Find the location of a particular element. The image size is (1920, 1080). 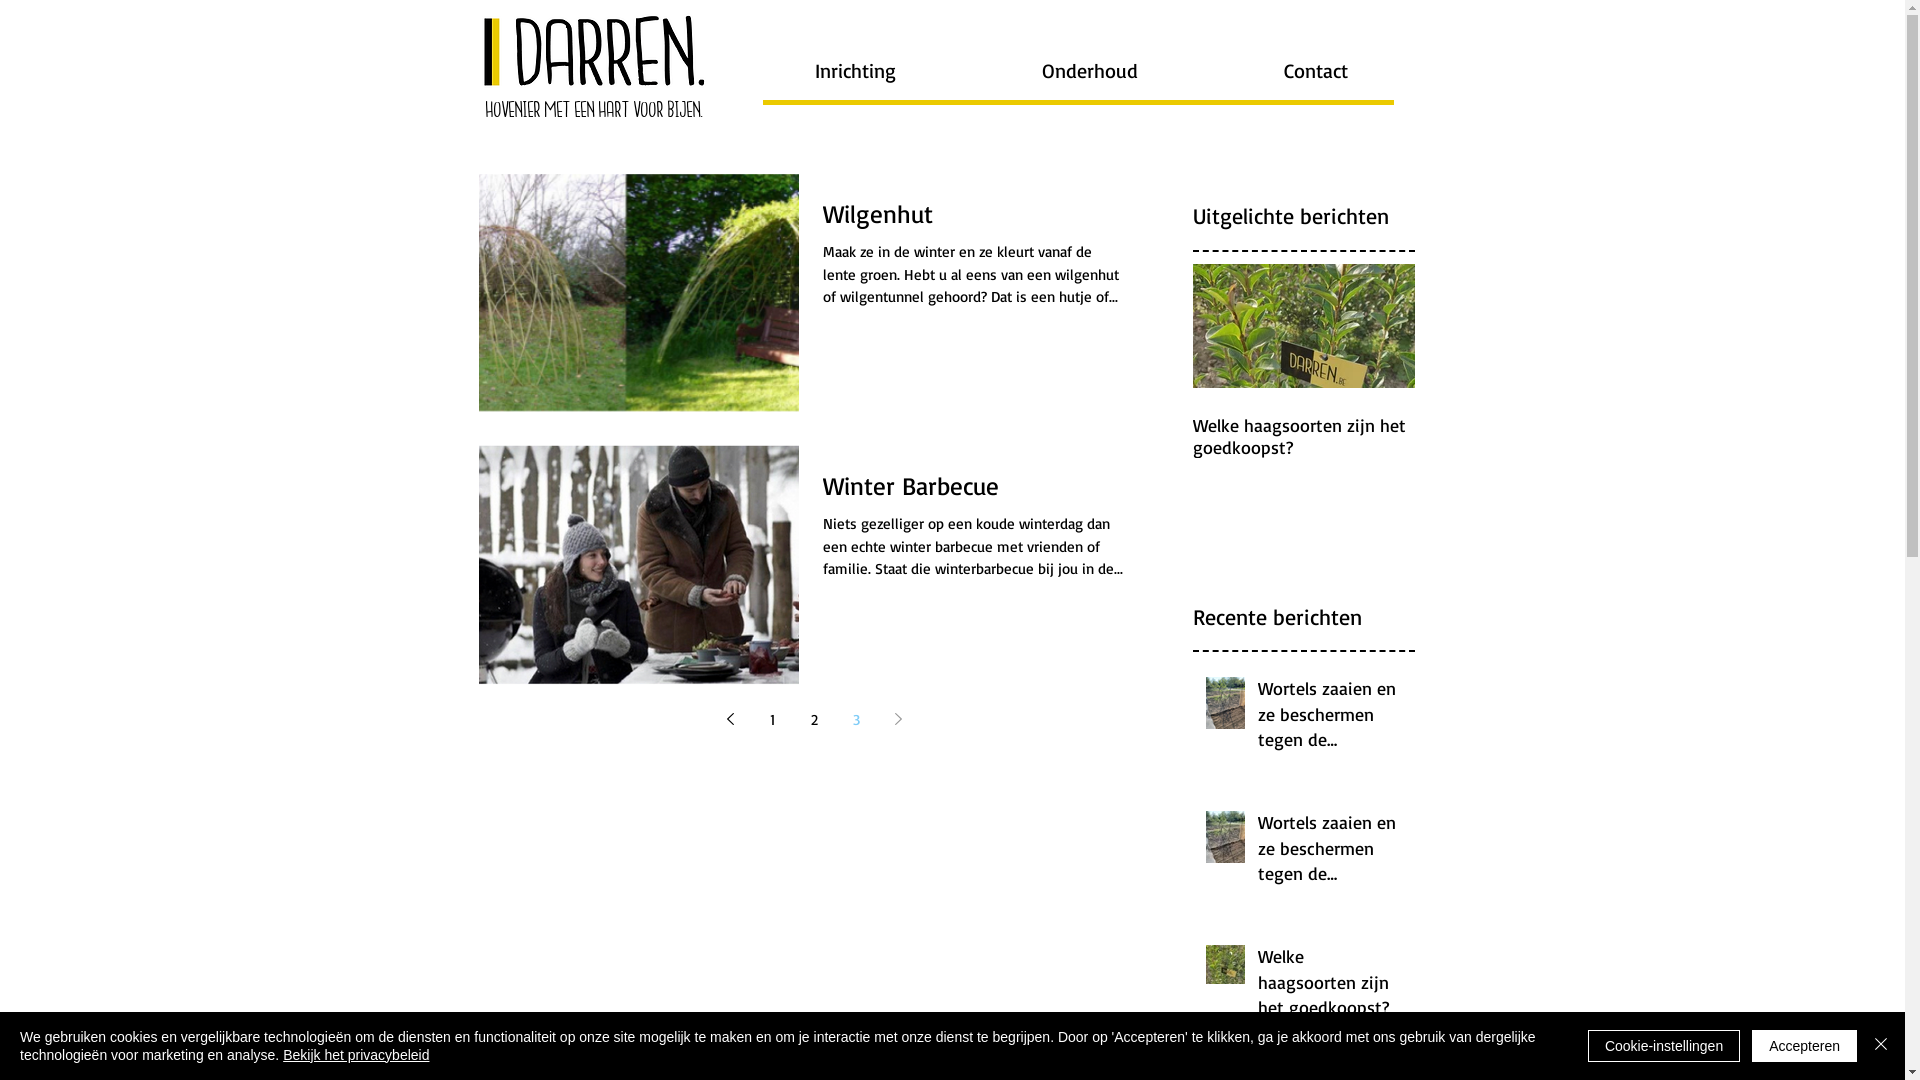

'Cookie-instellingen' is located at coordinates (1664, 1044).